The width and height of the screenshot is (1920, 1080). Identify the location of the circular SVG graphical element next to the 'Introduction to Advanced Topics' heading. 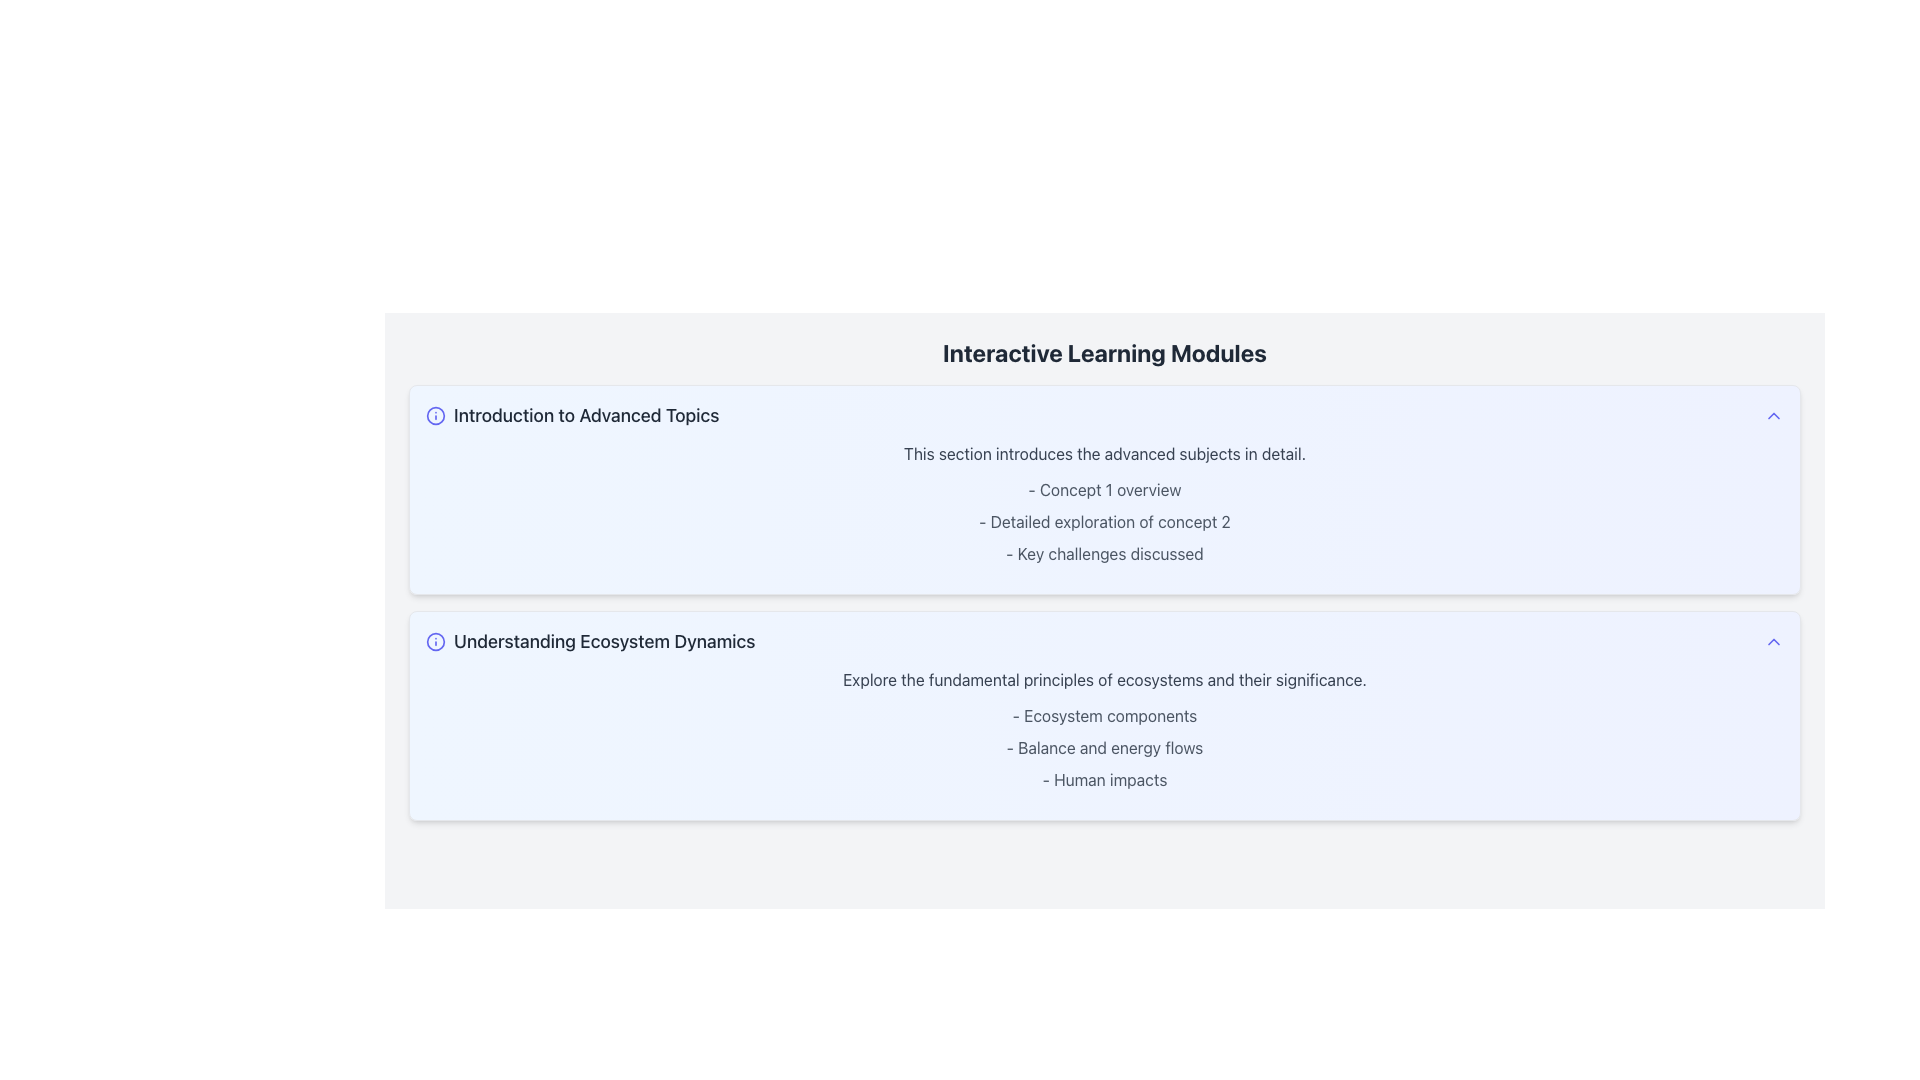
(435, 415).